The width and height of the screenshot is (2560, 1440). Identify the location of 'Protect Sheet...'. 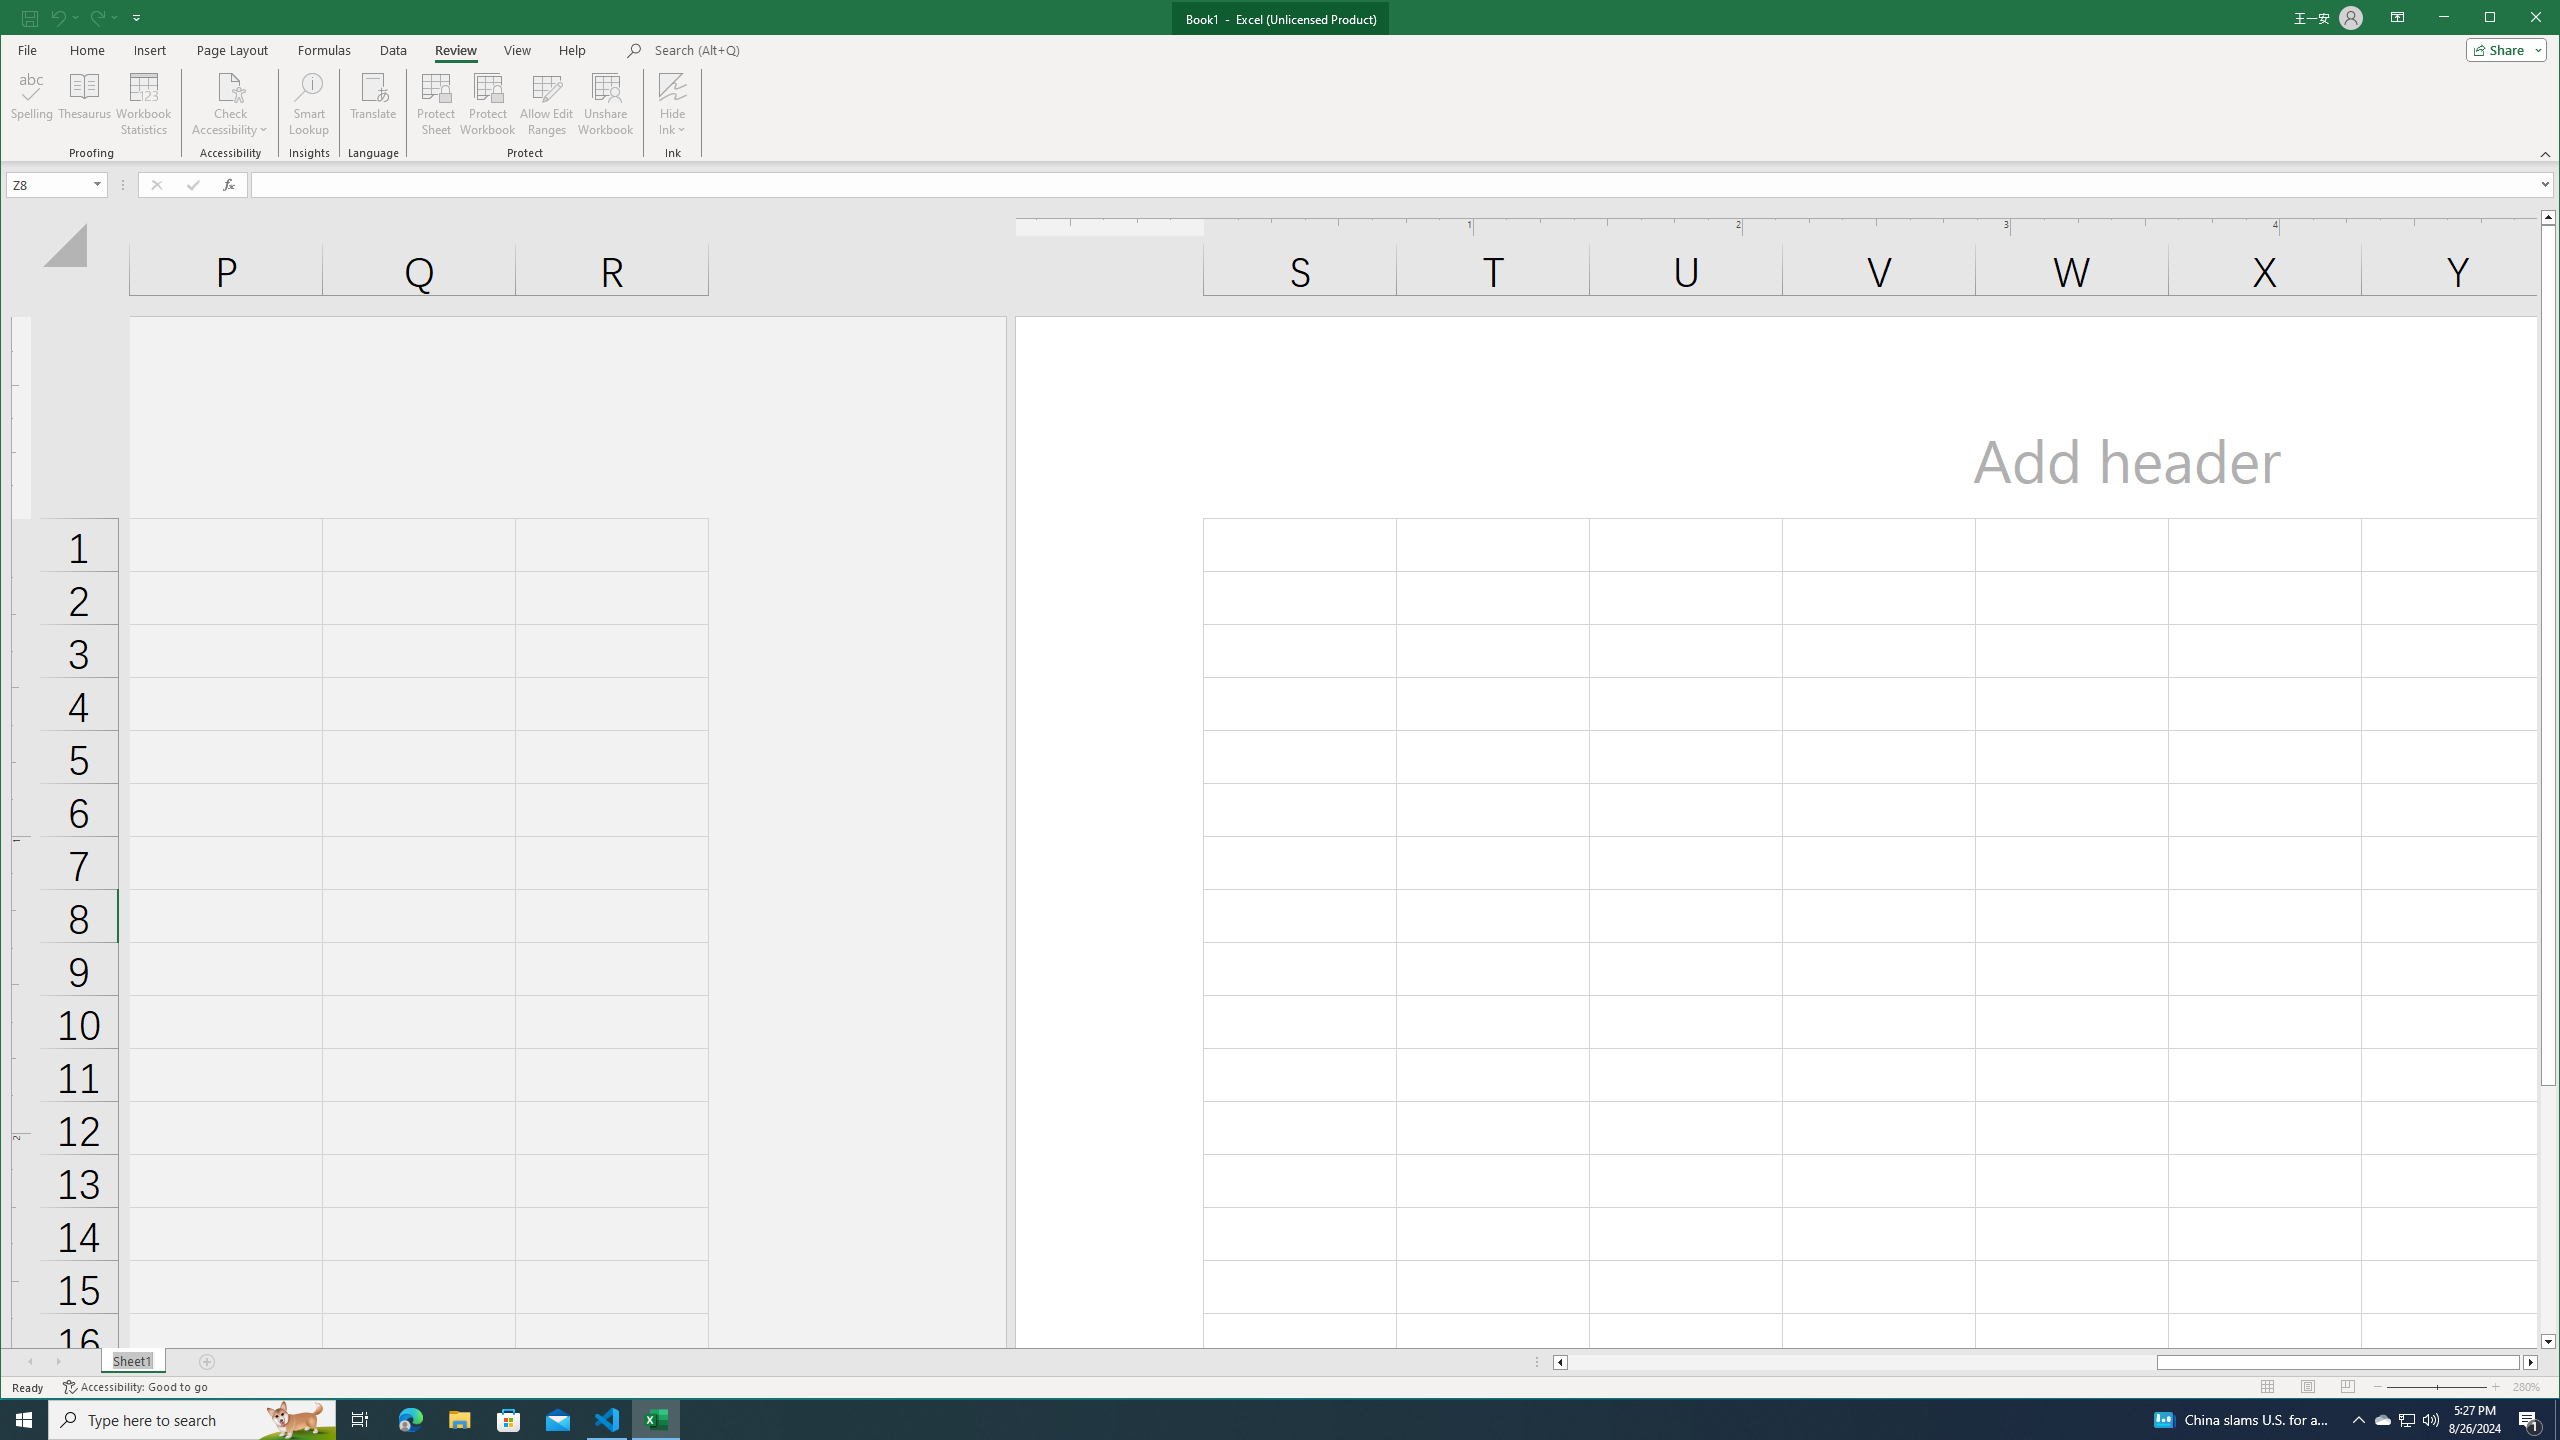
(436, 103).